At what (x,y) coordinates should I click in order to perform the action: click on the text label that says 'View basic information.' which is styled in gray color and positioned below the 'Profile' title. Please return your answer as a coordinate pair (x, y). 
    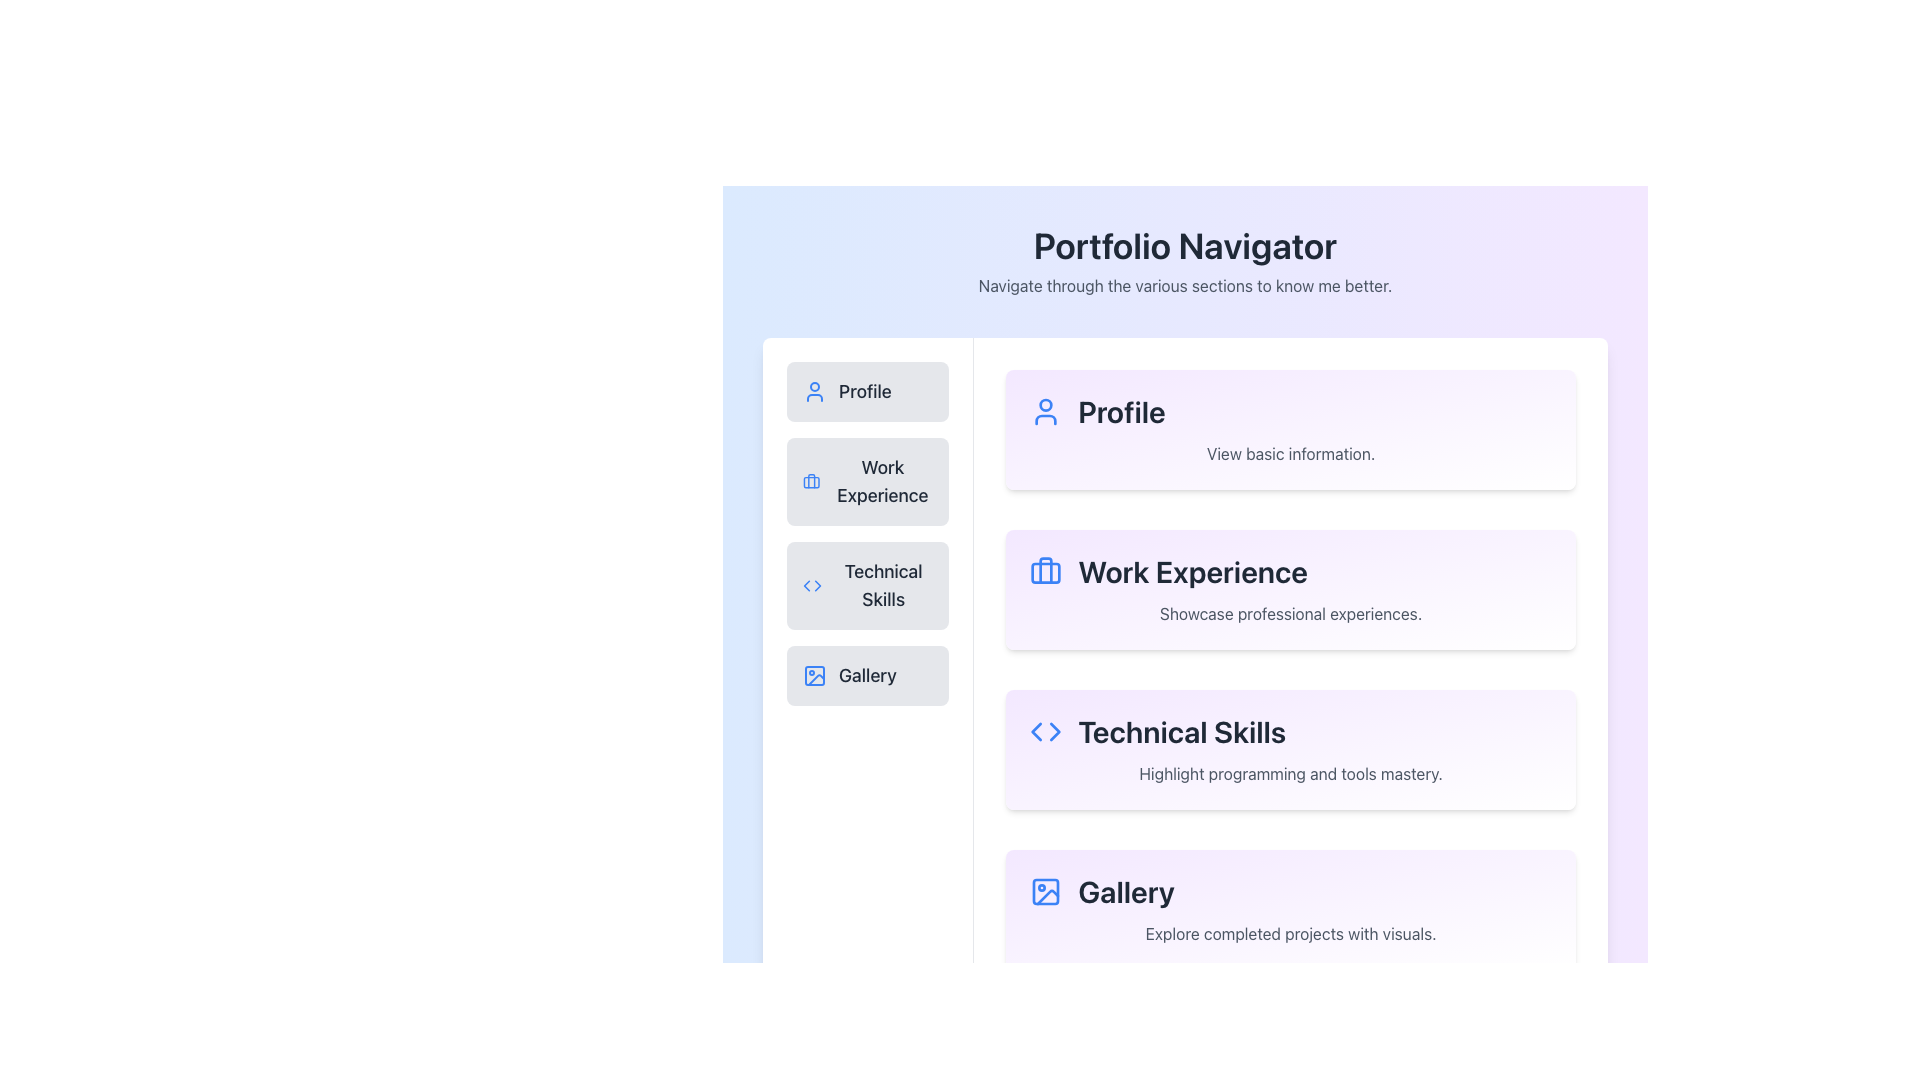
    Looking at the image, I should click on (1291, 454).